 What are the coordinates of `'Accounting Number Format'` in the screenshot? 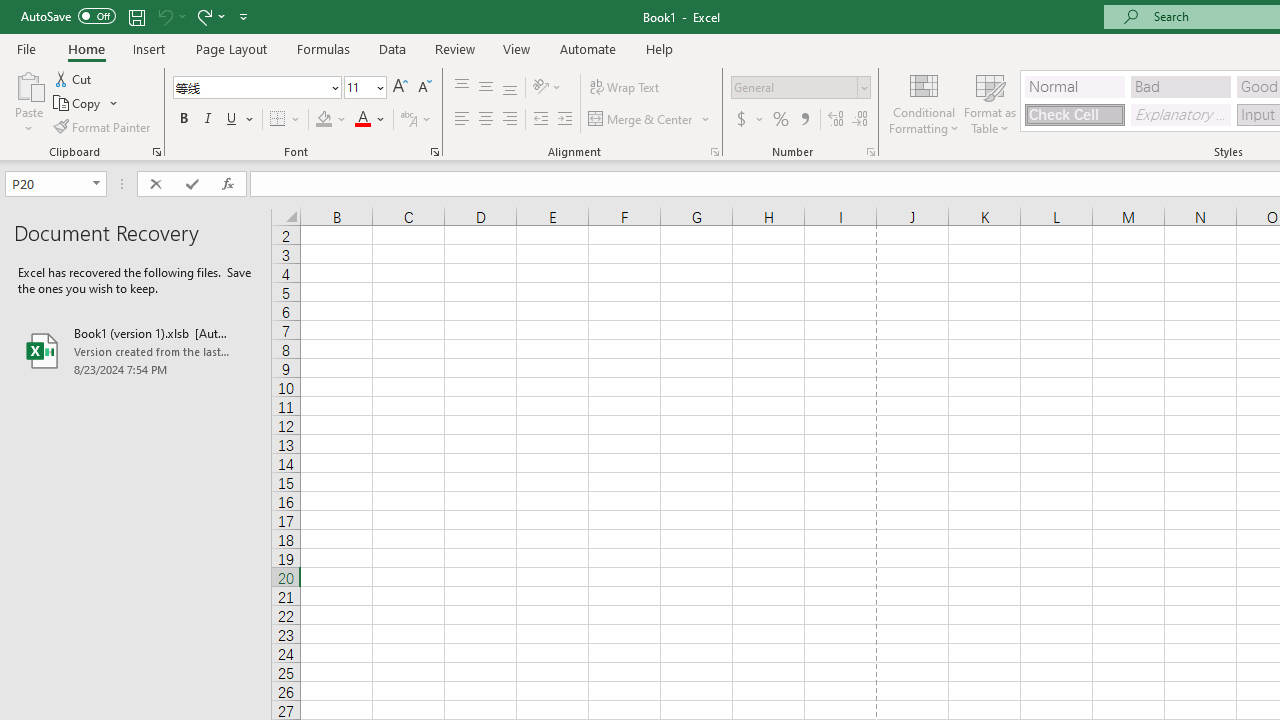 It's located at (748, 119).